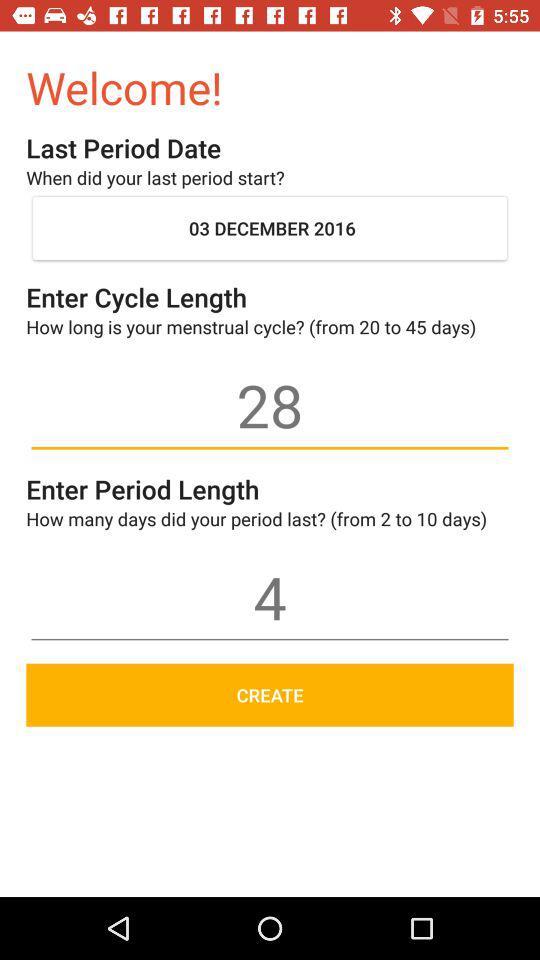 The image size is (540, 960). I want to click on the icon below when did your item, so click(270, 228).